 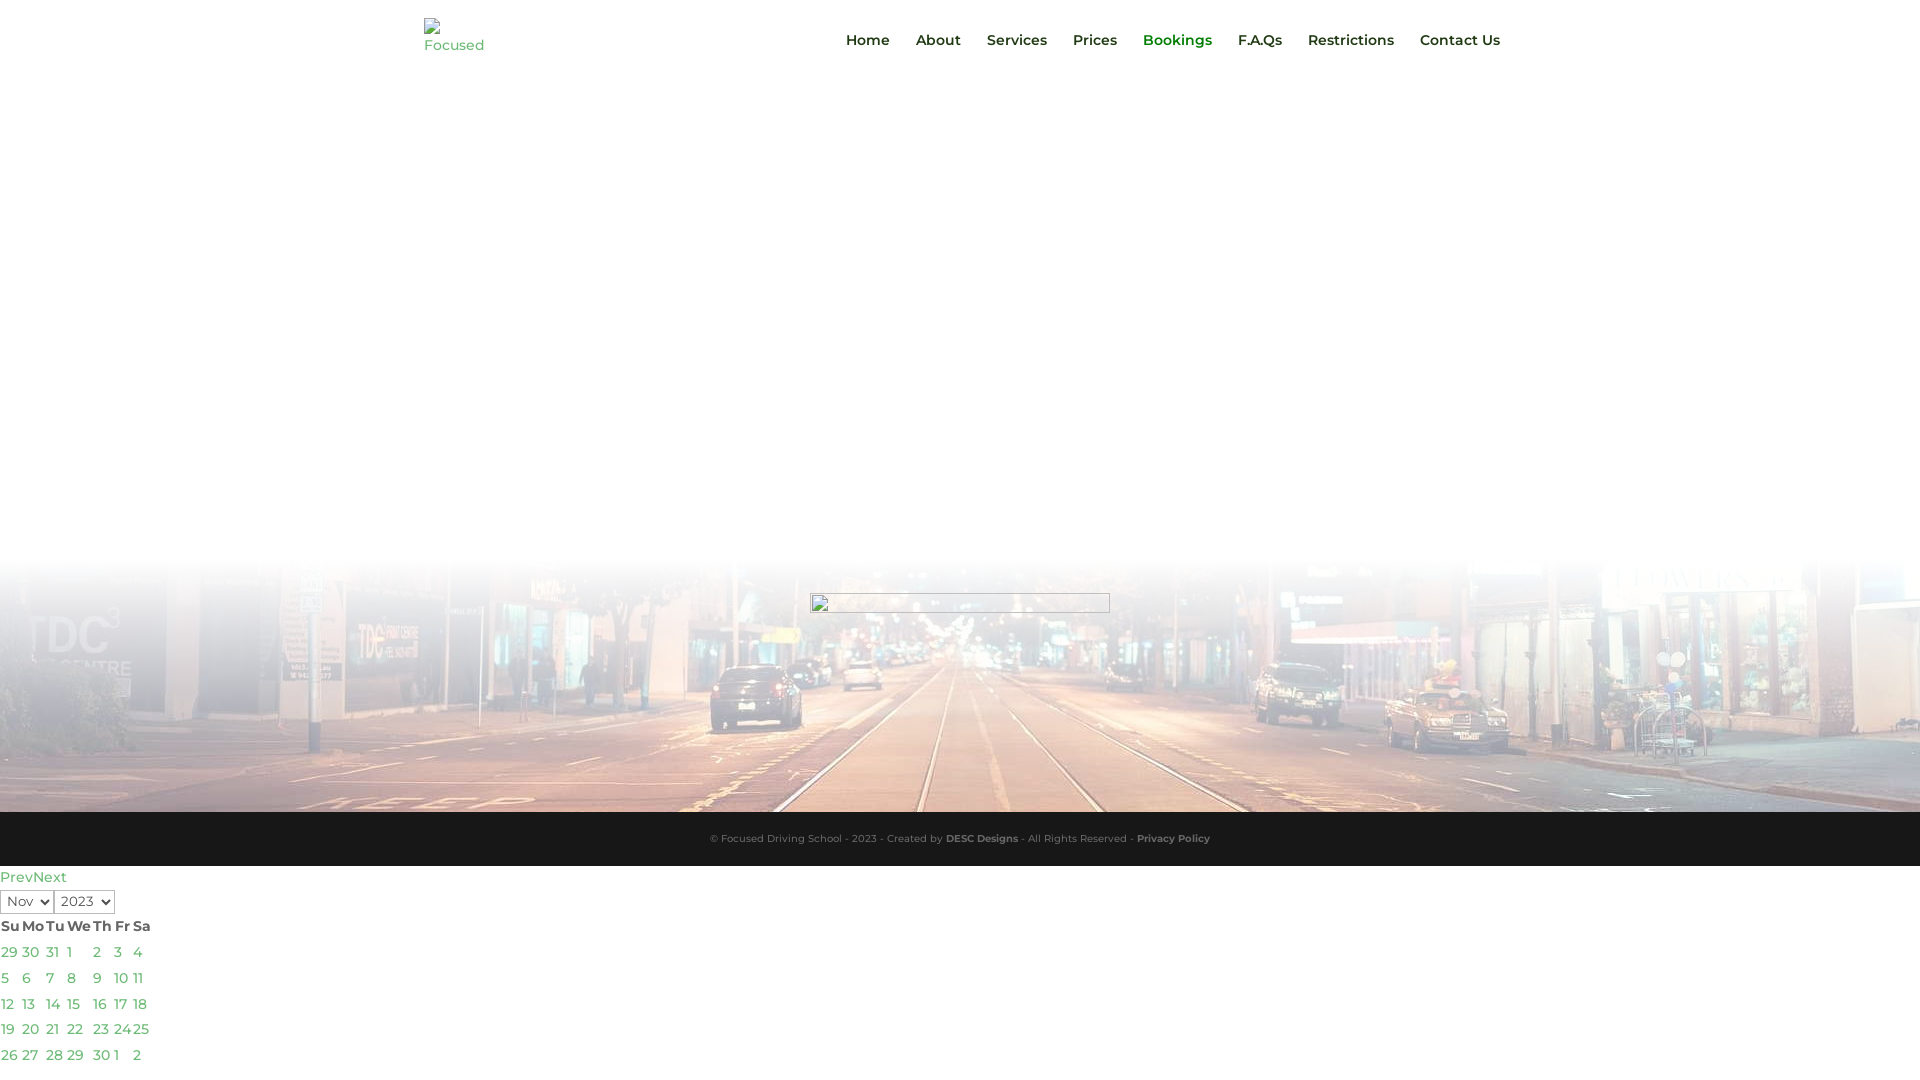 What do you see at coordinates (99, 1003) in the screenshot?
I see `'16'` at bounding box center [99, 1003].